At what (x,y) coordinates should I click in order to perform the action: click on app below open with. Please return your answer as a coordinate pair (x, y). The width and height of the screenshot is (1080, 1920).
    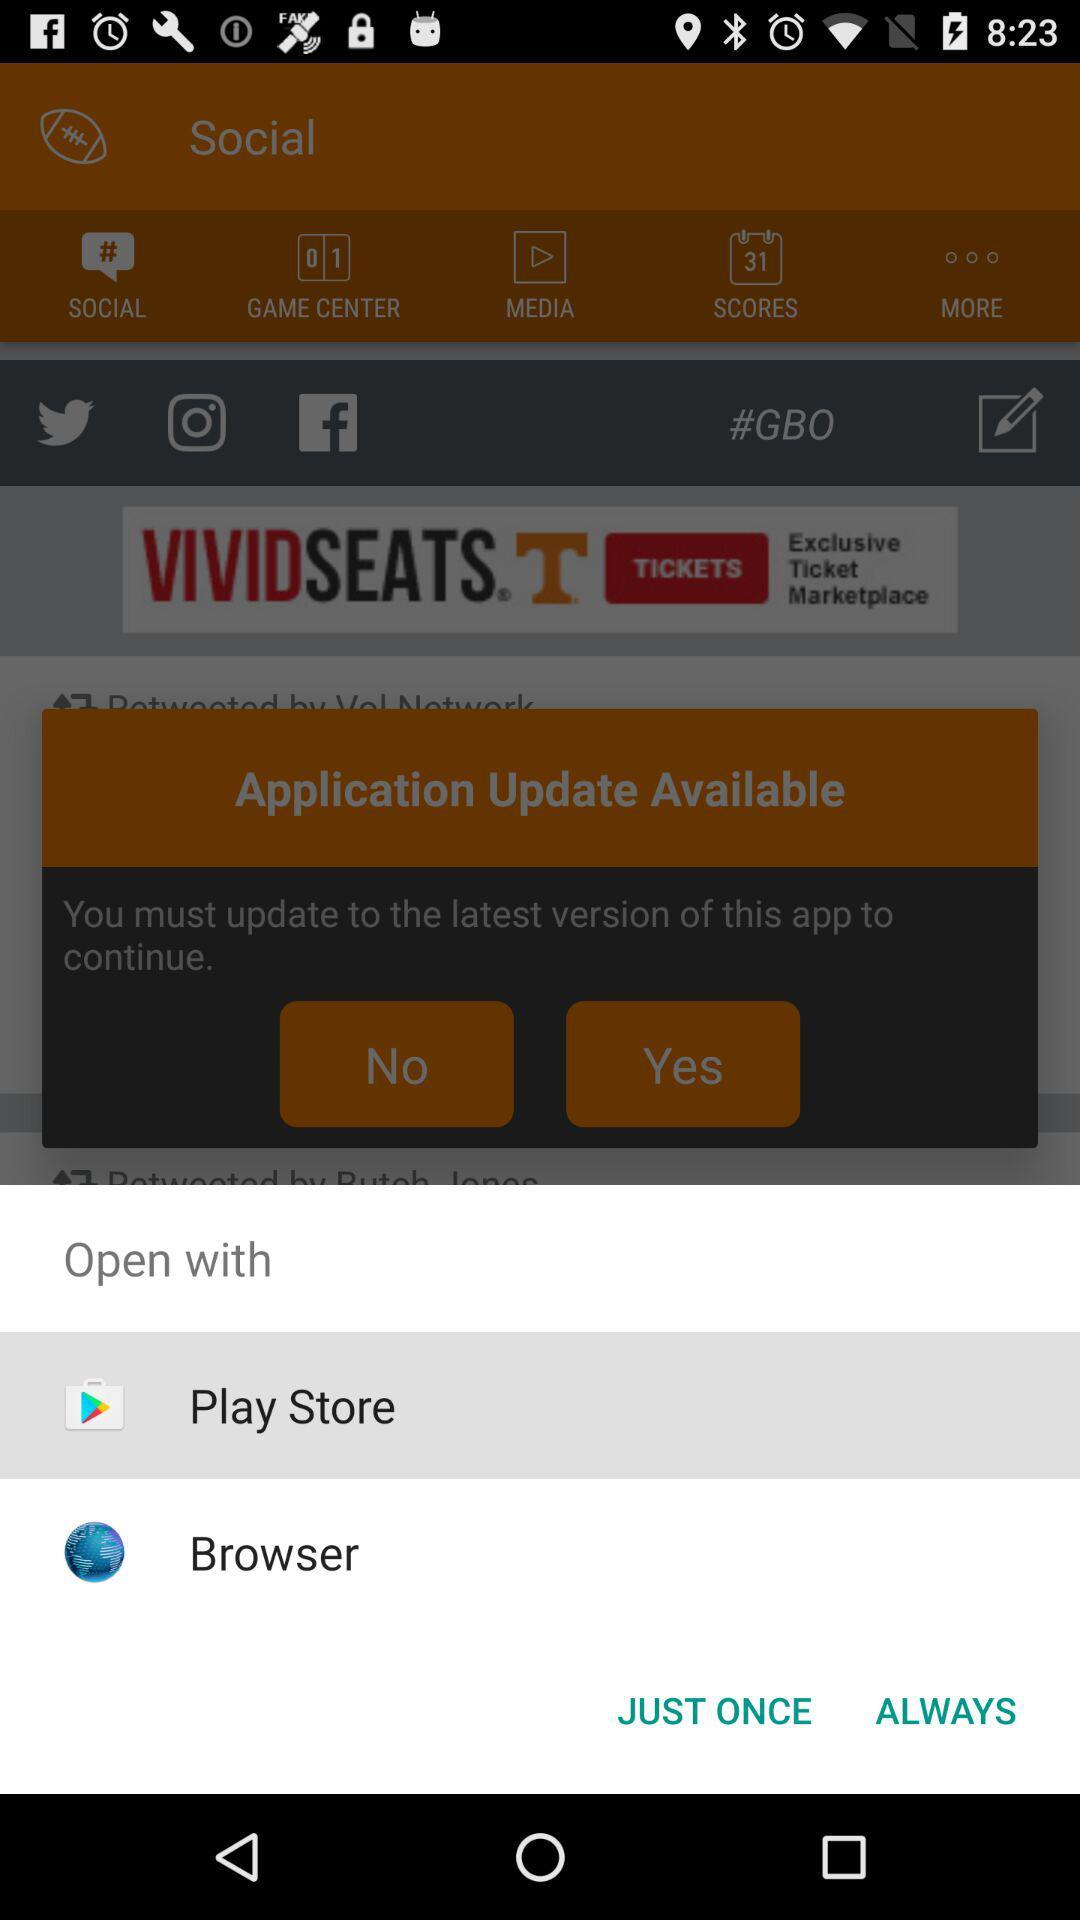
    Looking at the image, I should click on (945, 1708).